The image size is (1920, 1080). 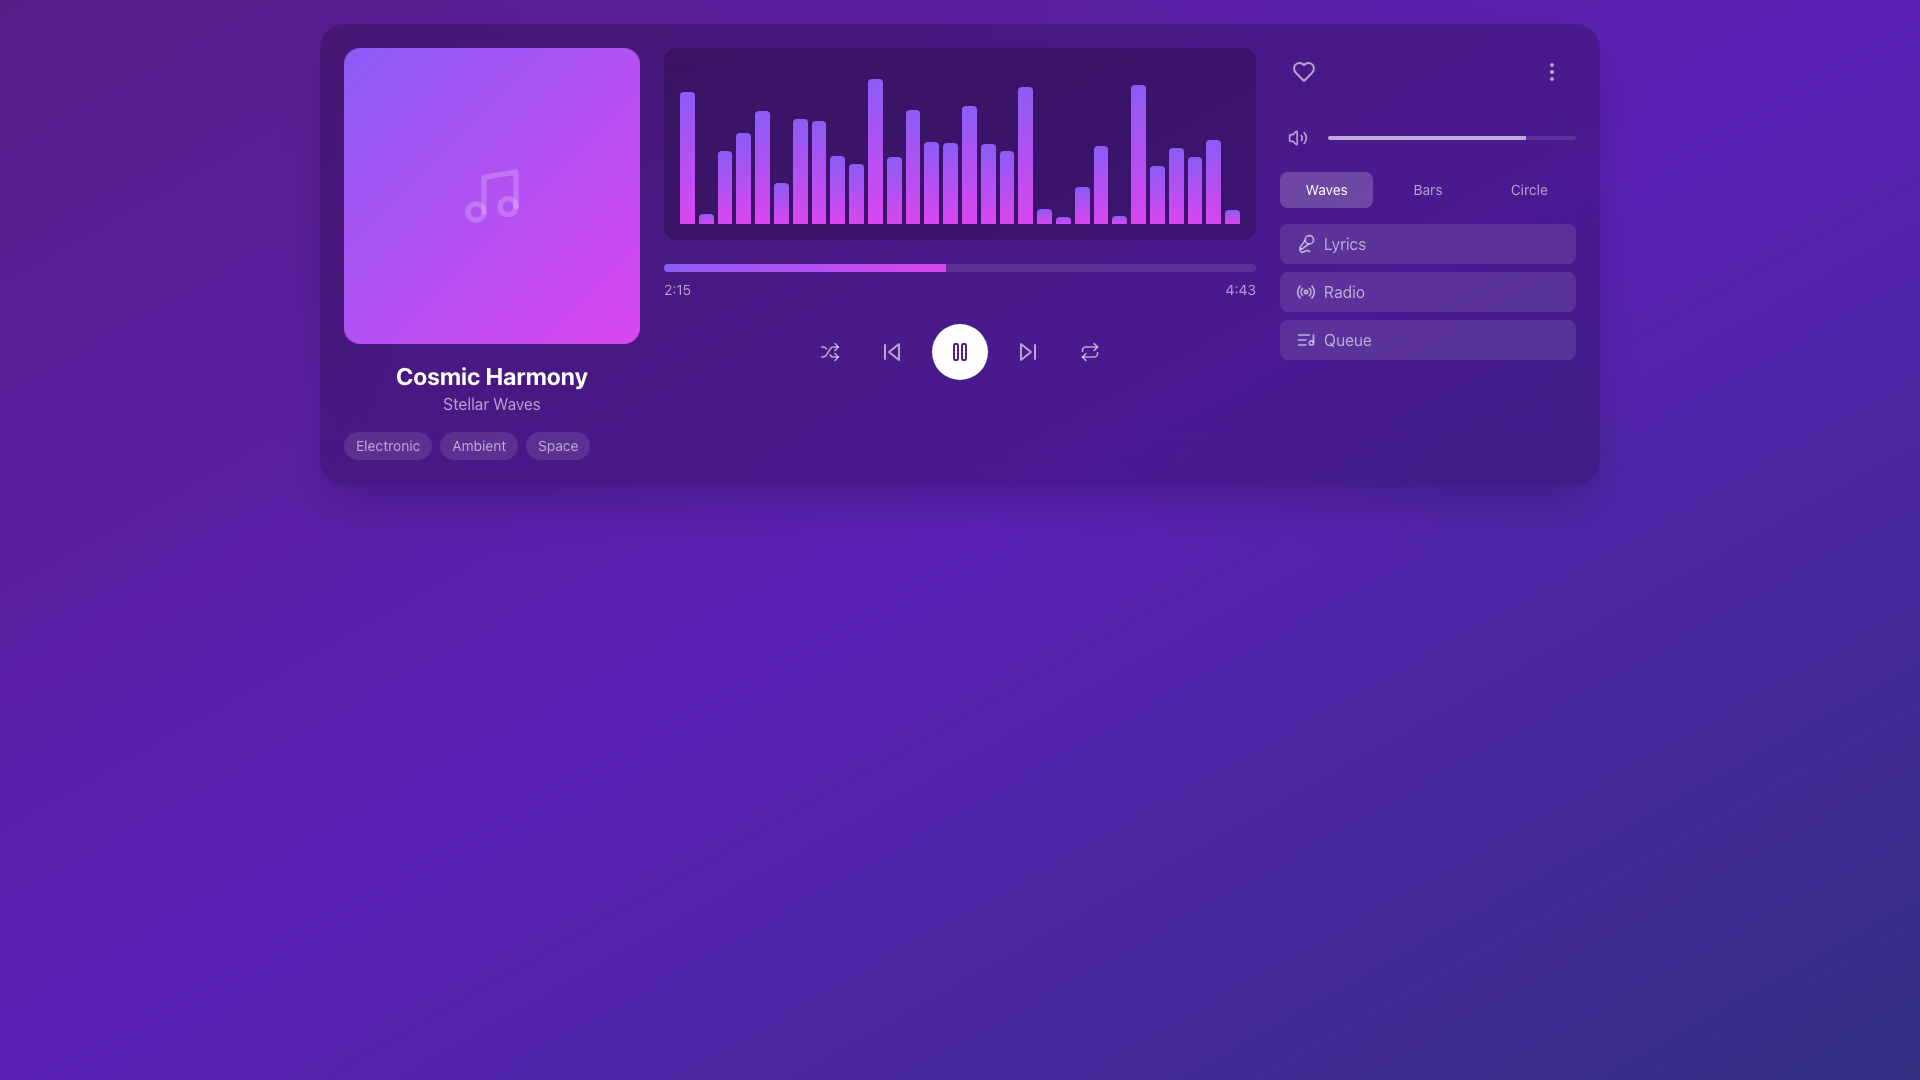 What do you see at coordinates (474, 212) in the screenshot?
I see `the decorative SVG graphical component located in the bottom left part of the music note icon to modify the SVG graphic` at bounding box center [474, 212].